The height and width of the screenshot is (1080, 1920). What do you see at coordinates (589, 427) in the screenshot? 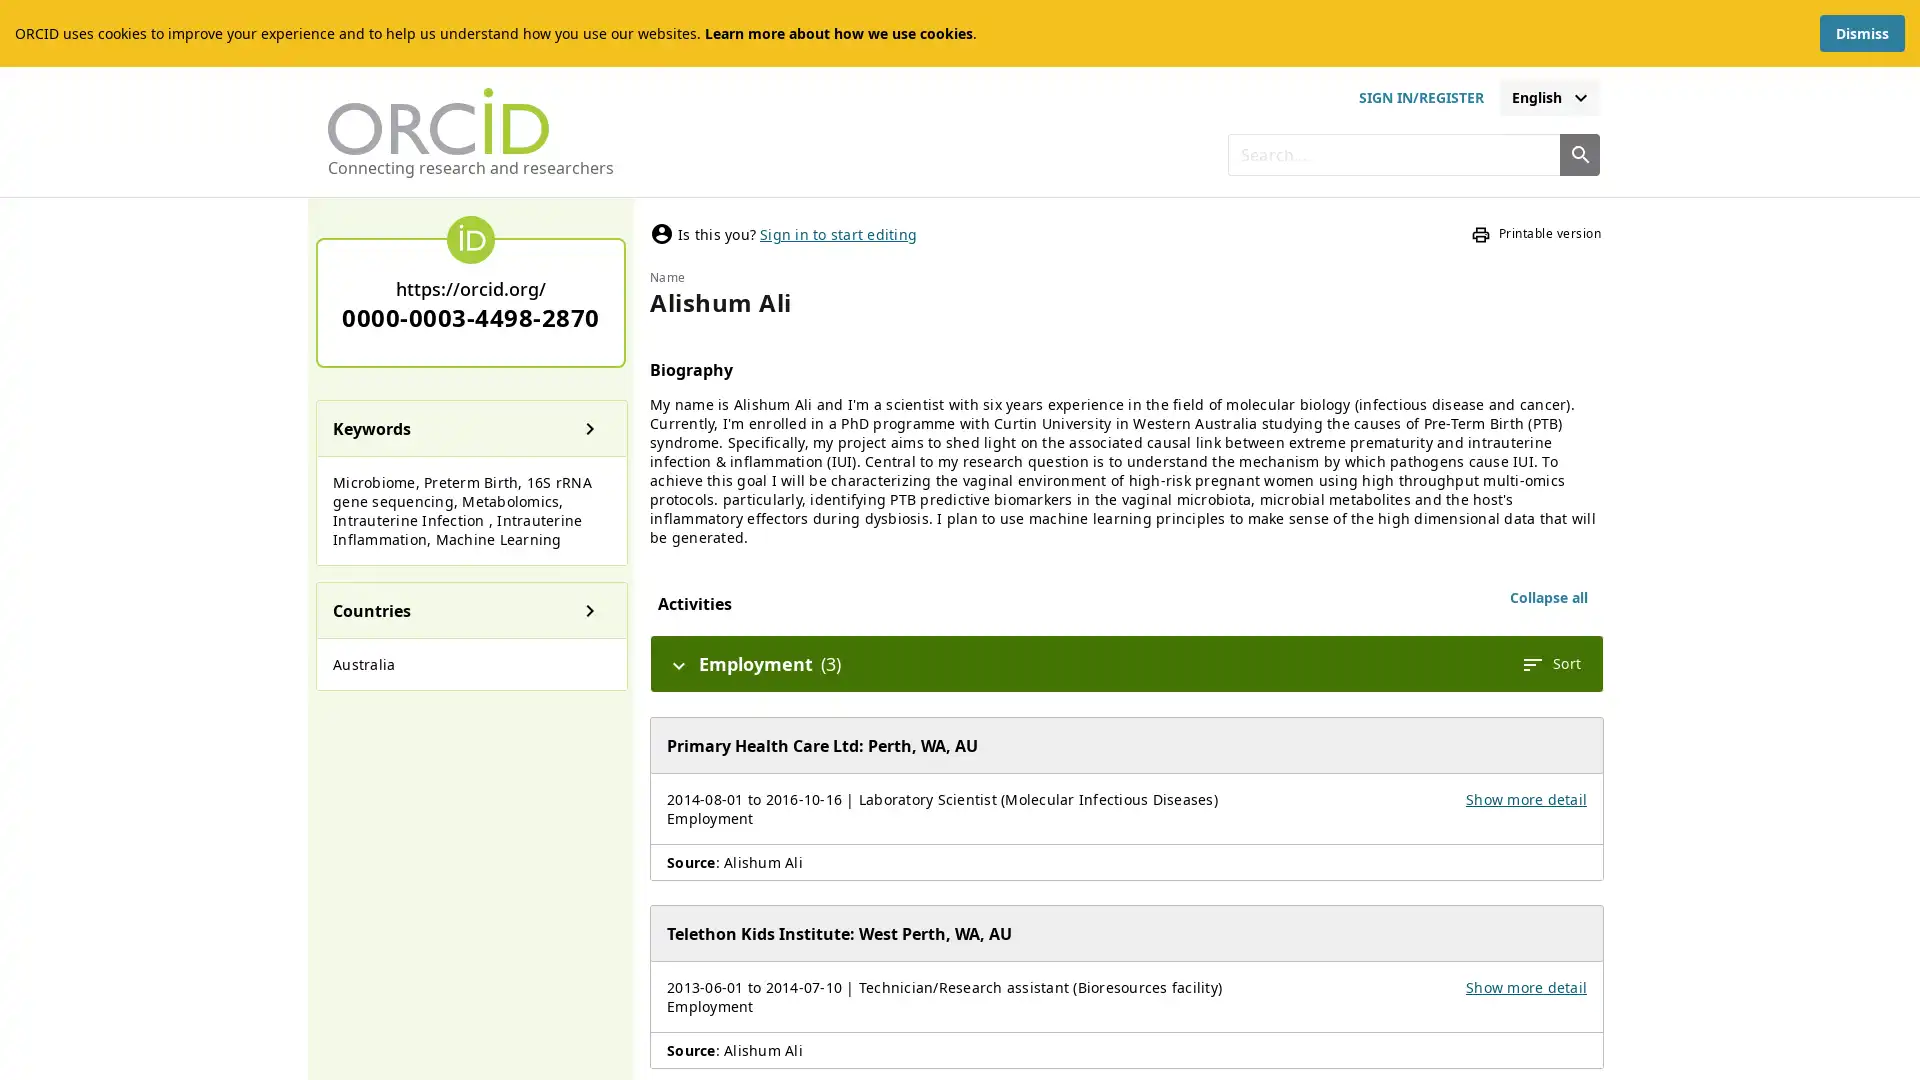
I see `Show details` at bounding box center [589, 427].